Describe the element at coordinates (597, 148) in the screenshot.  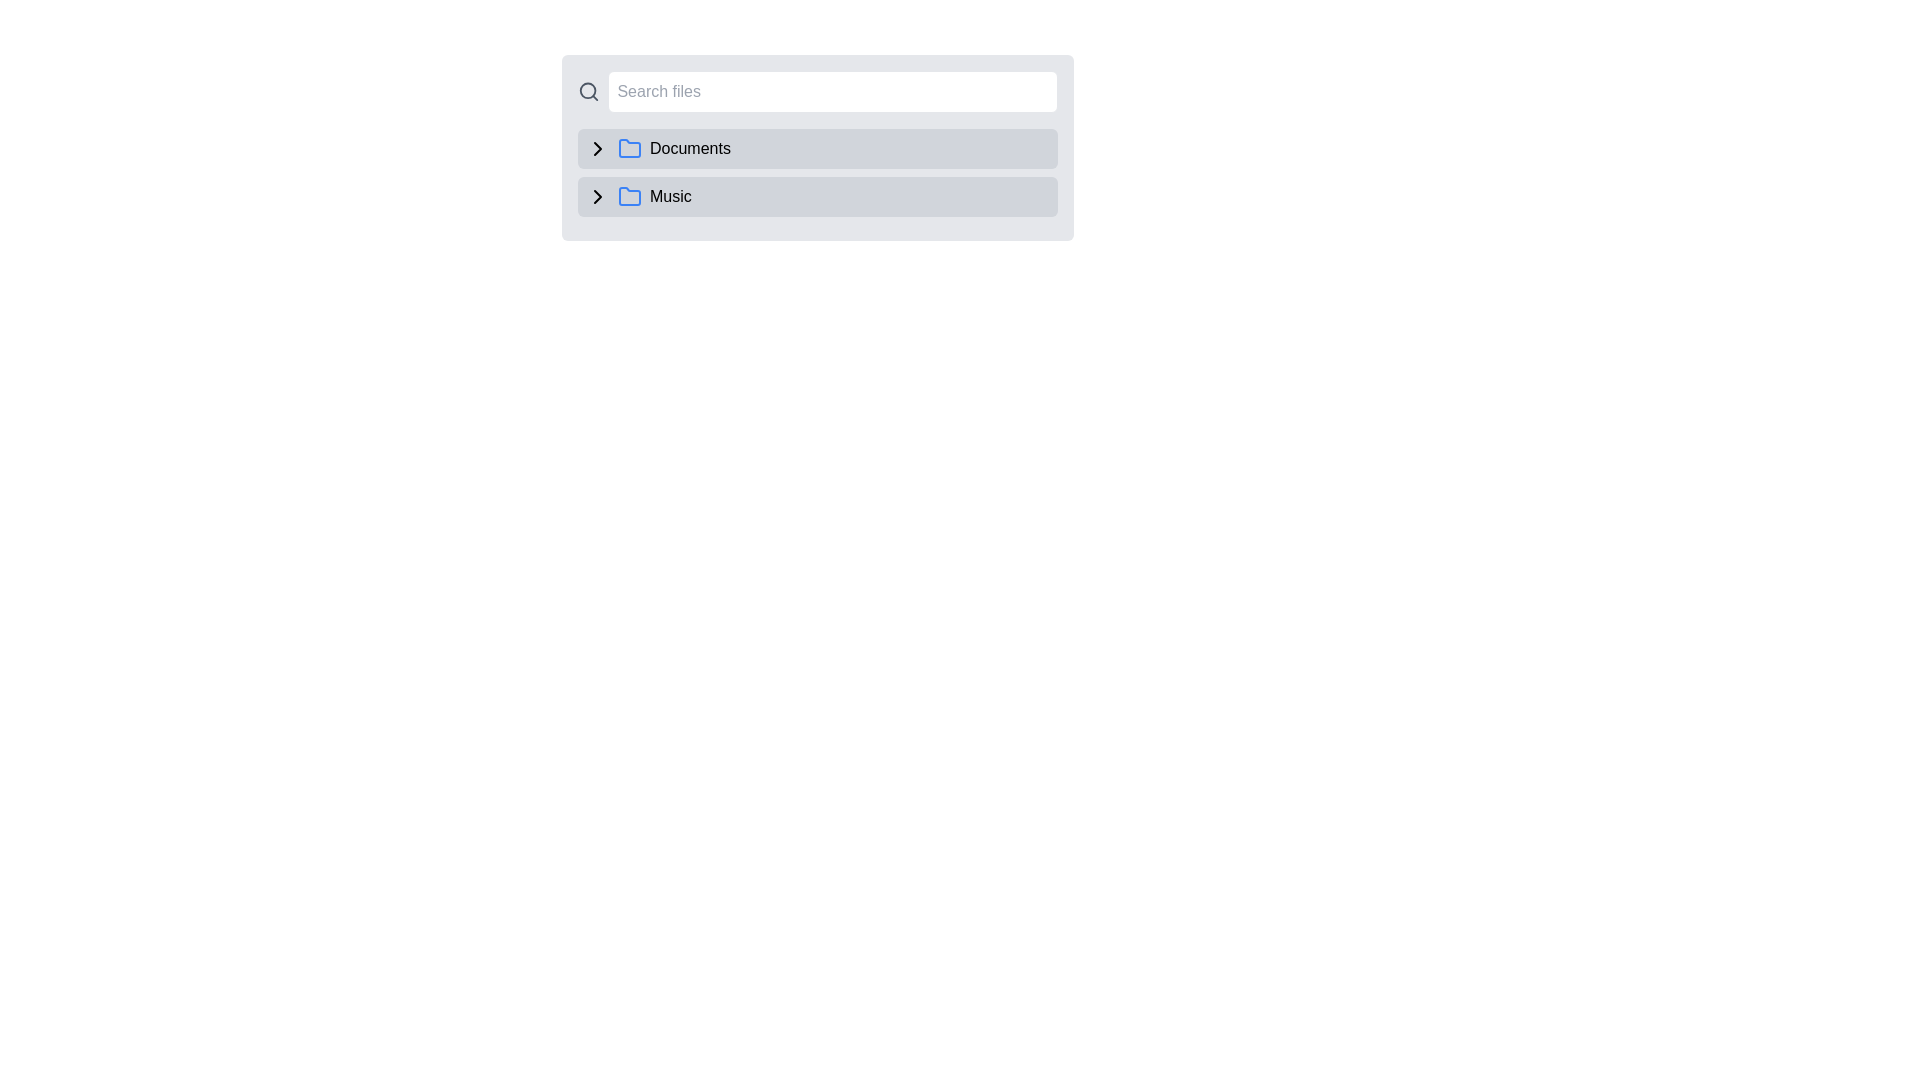
I see `the chevron toggle icon` at that location.